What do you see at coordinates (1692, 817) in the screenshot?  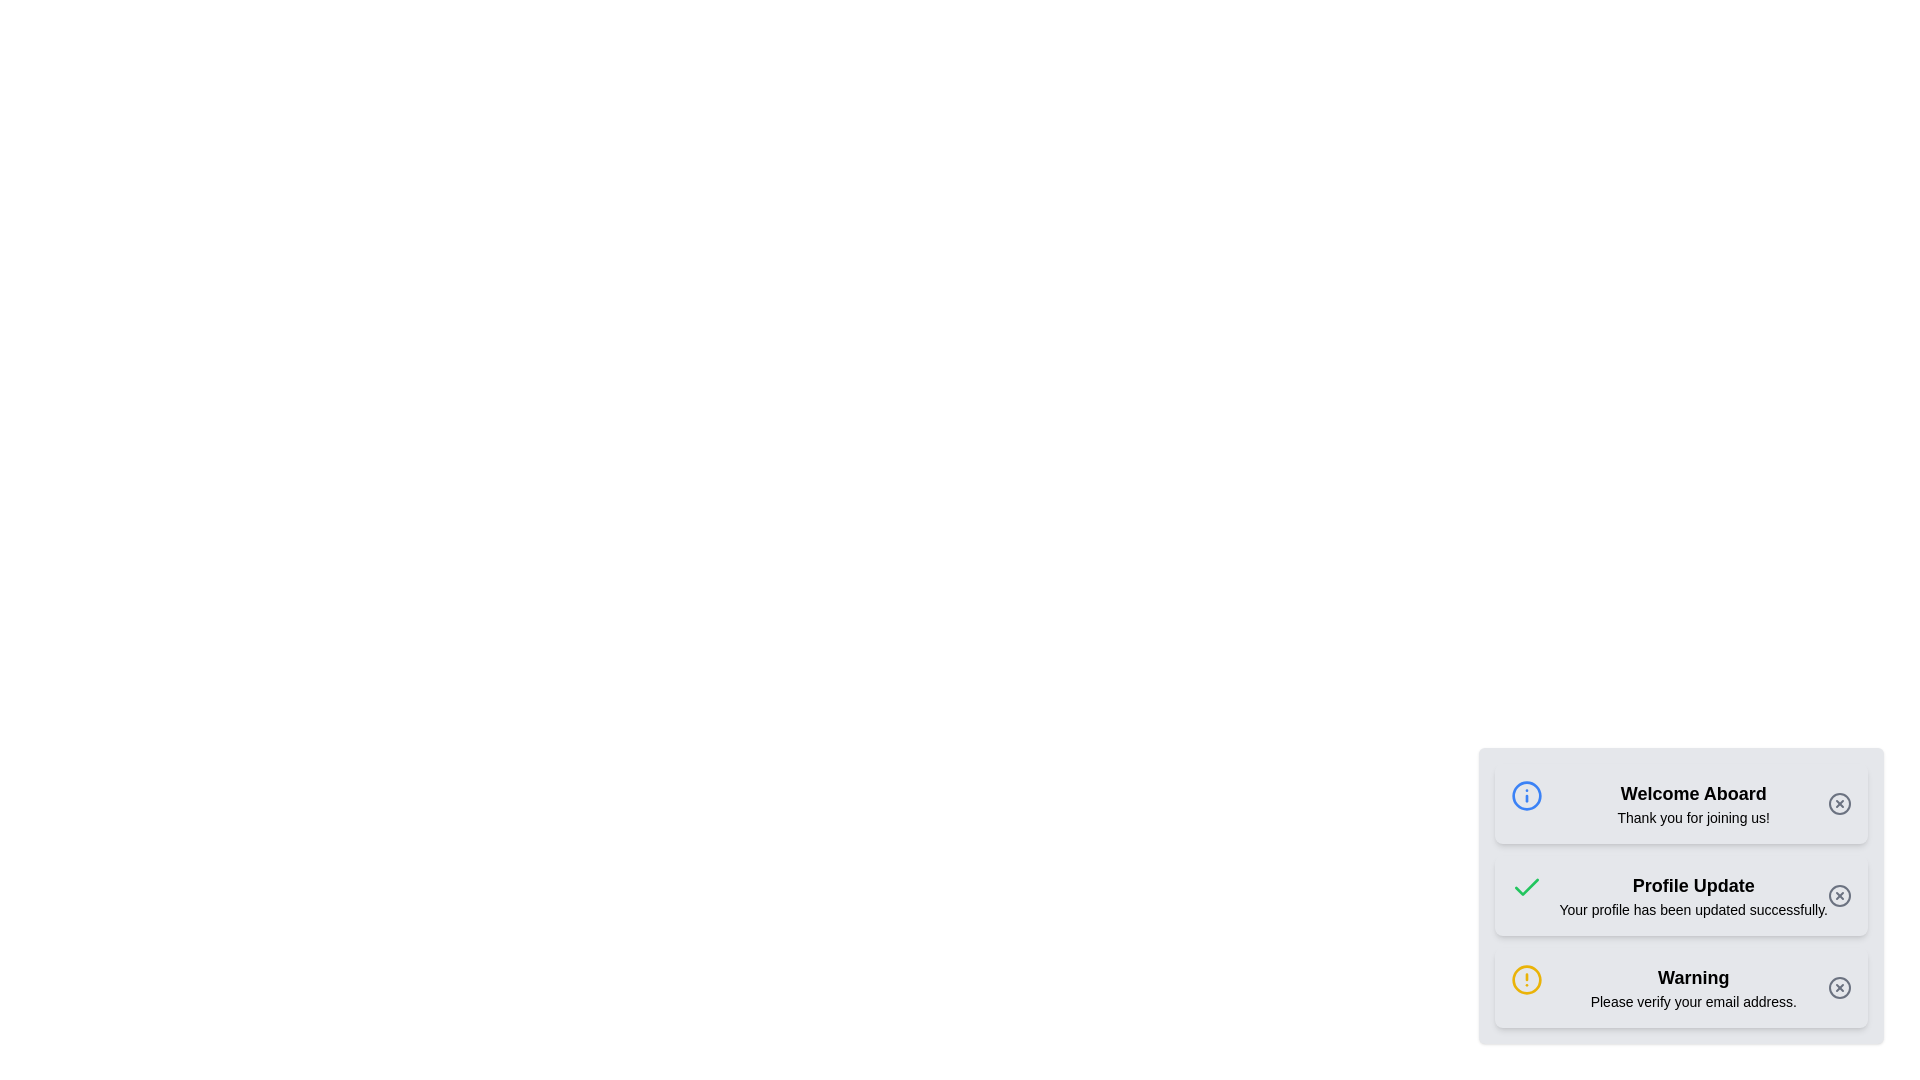 I see `the text label that reads 'Thank you for joining us!', which is positioned directly below the heading 'Welcome Aboard'` at bounding box center [1692, 817].